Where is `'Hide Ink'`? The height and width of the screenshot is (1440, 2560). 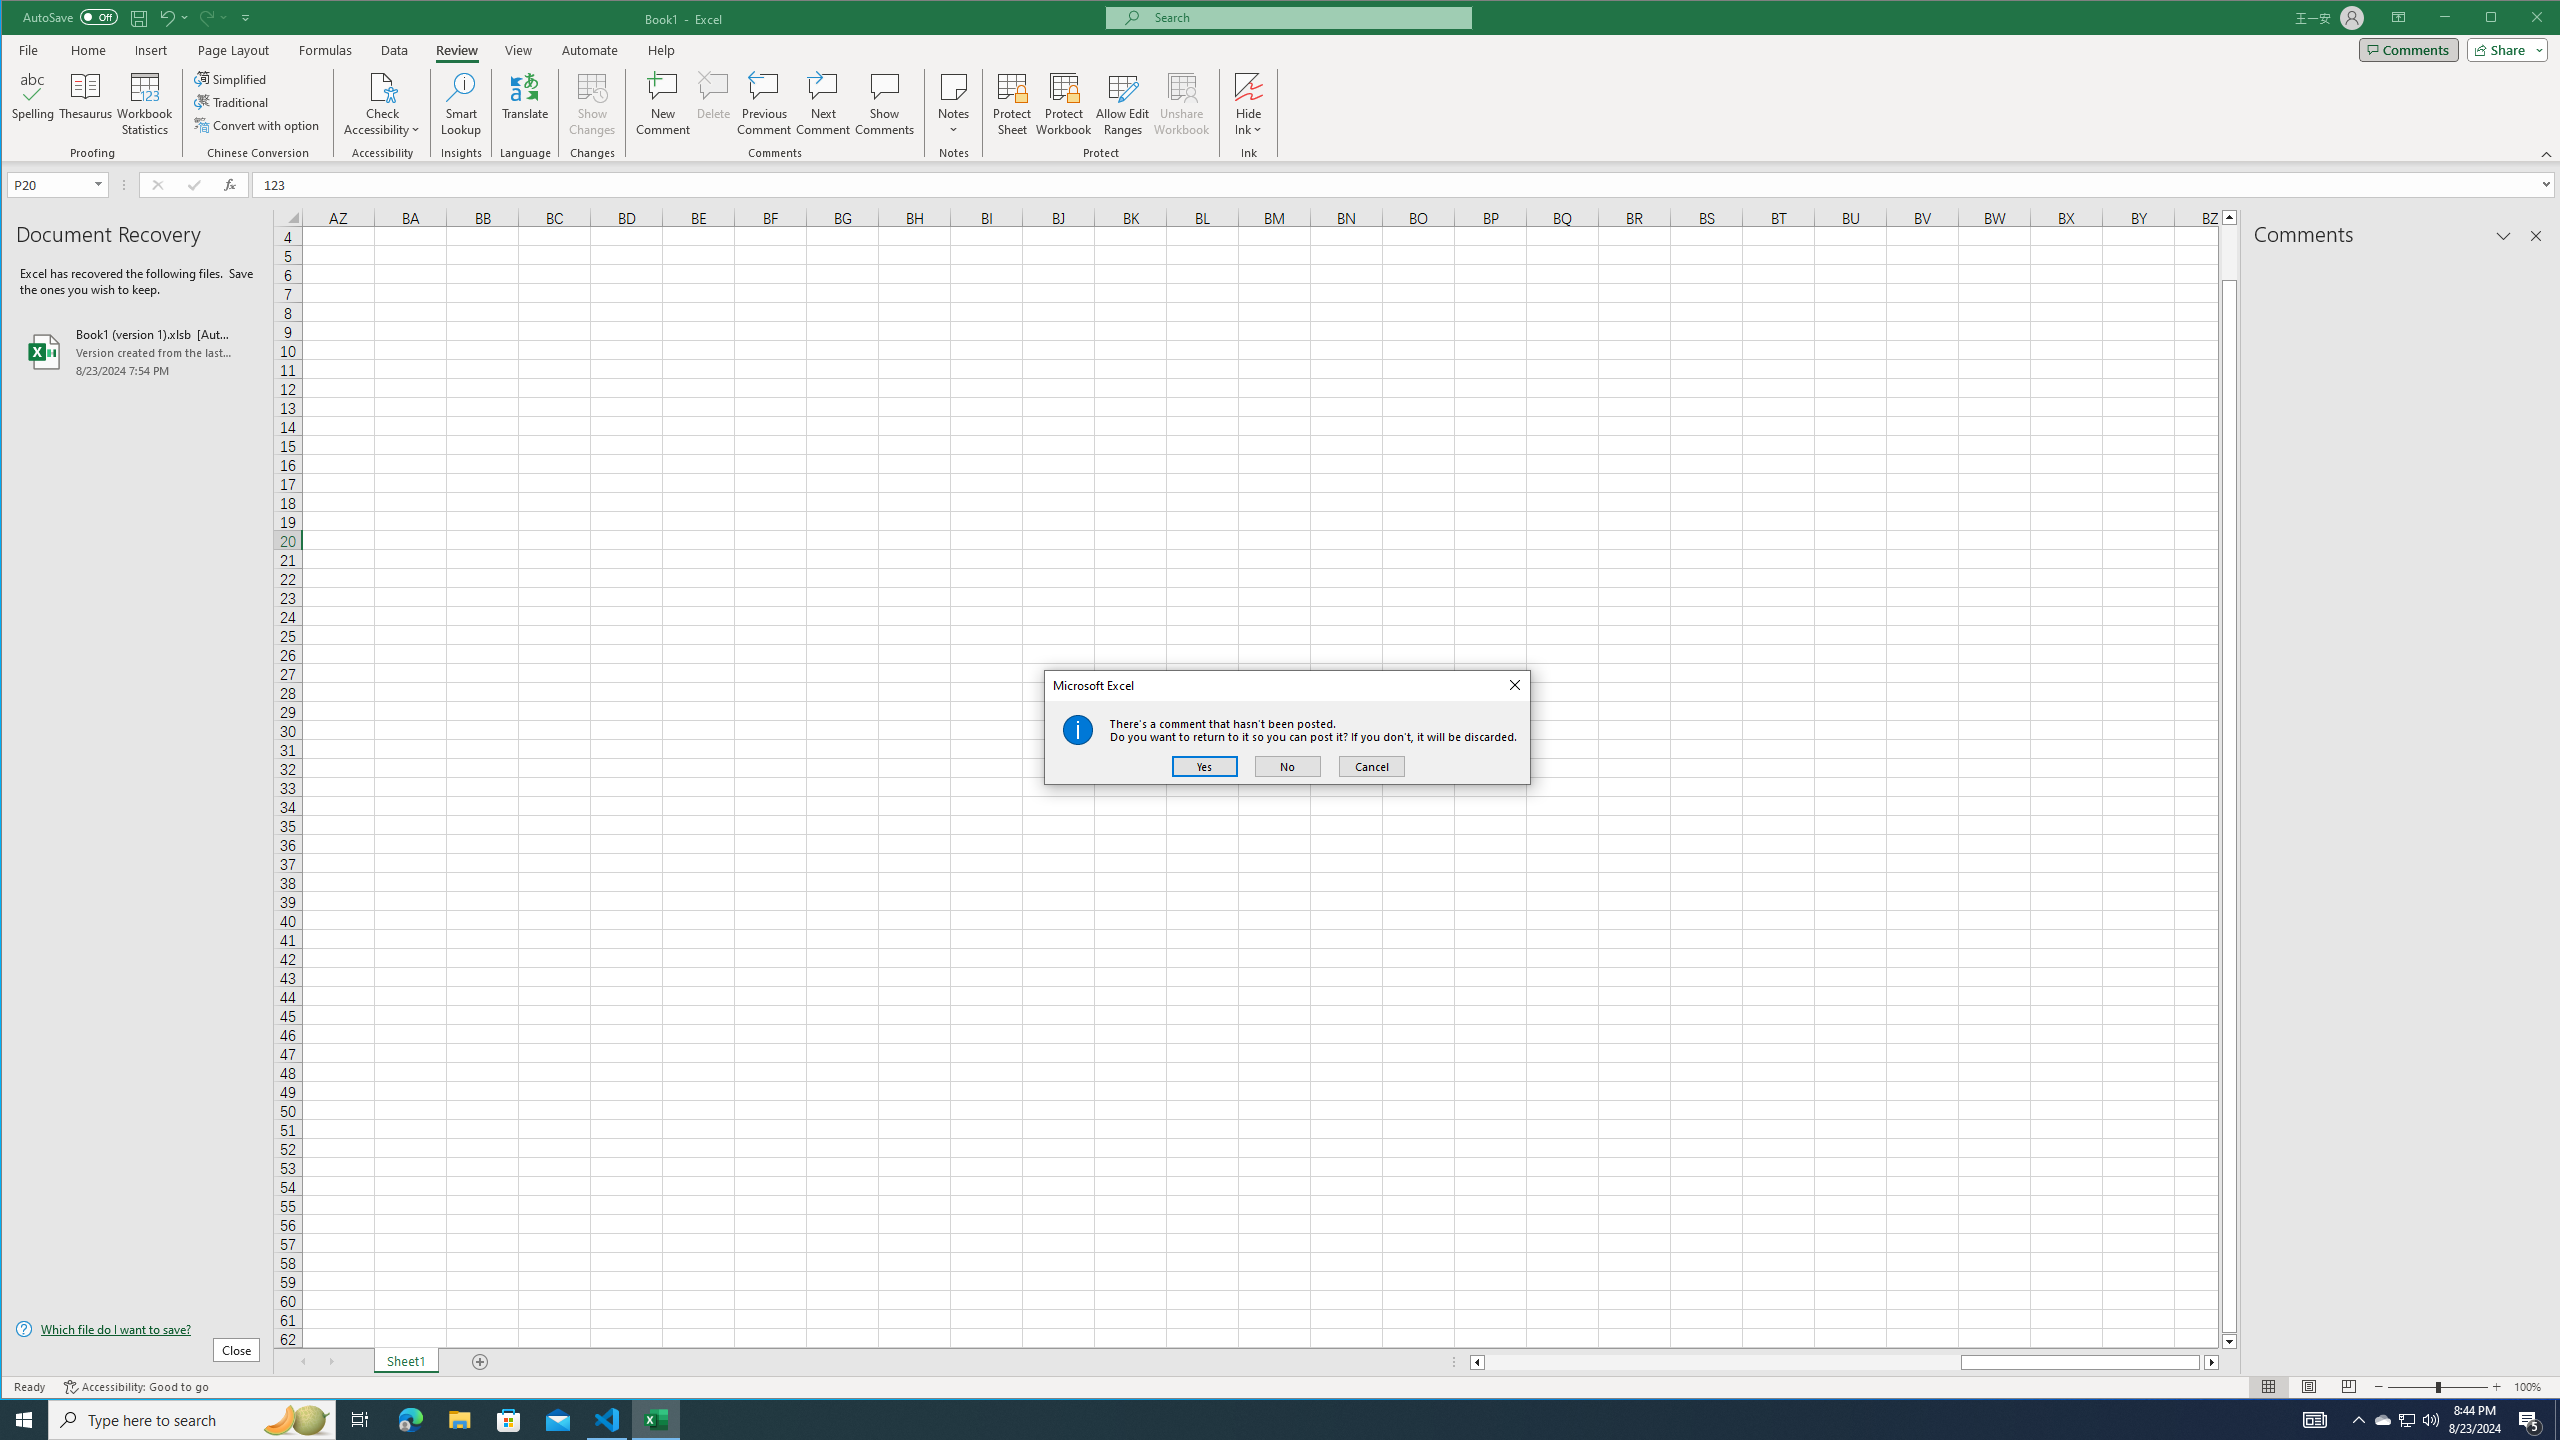
'Hide Ink' is located at coordinates (1248, 85).